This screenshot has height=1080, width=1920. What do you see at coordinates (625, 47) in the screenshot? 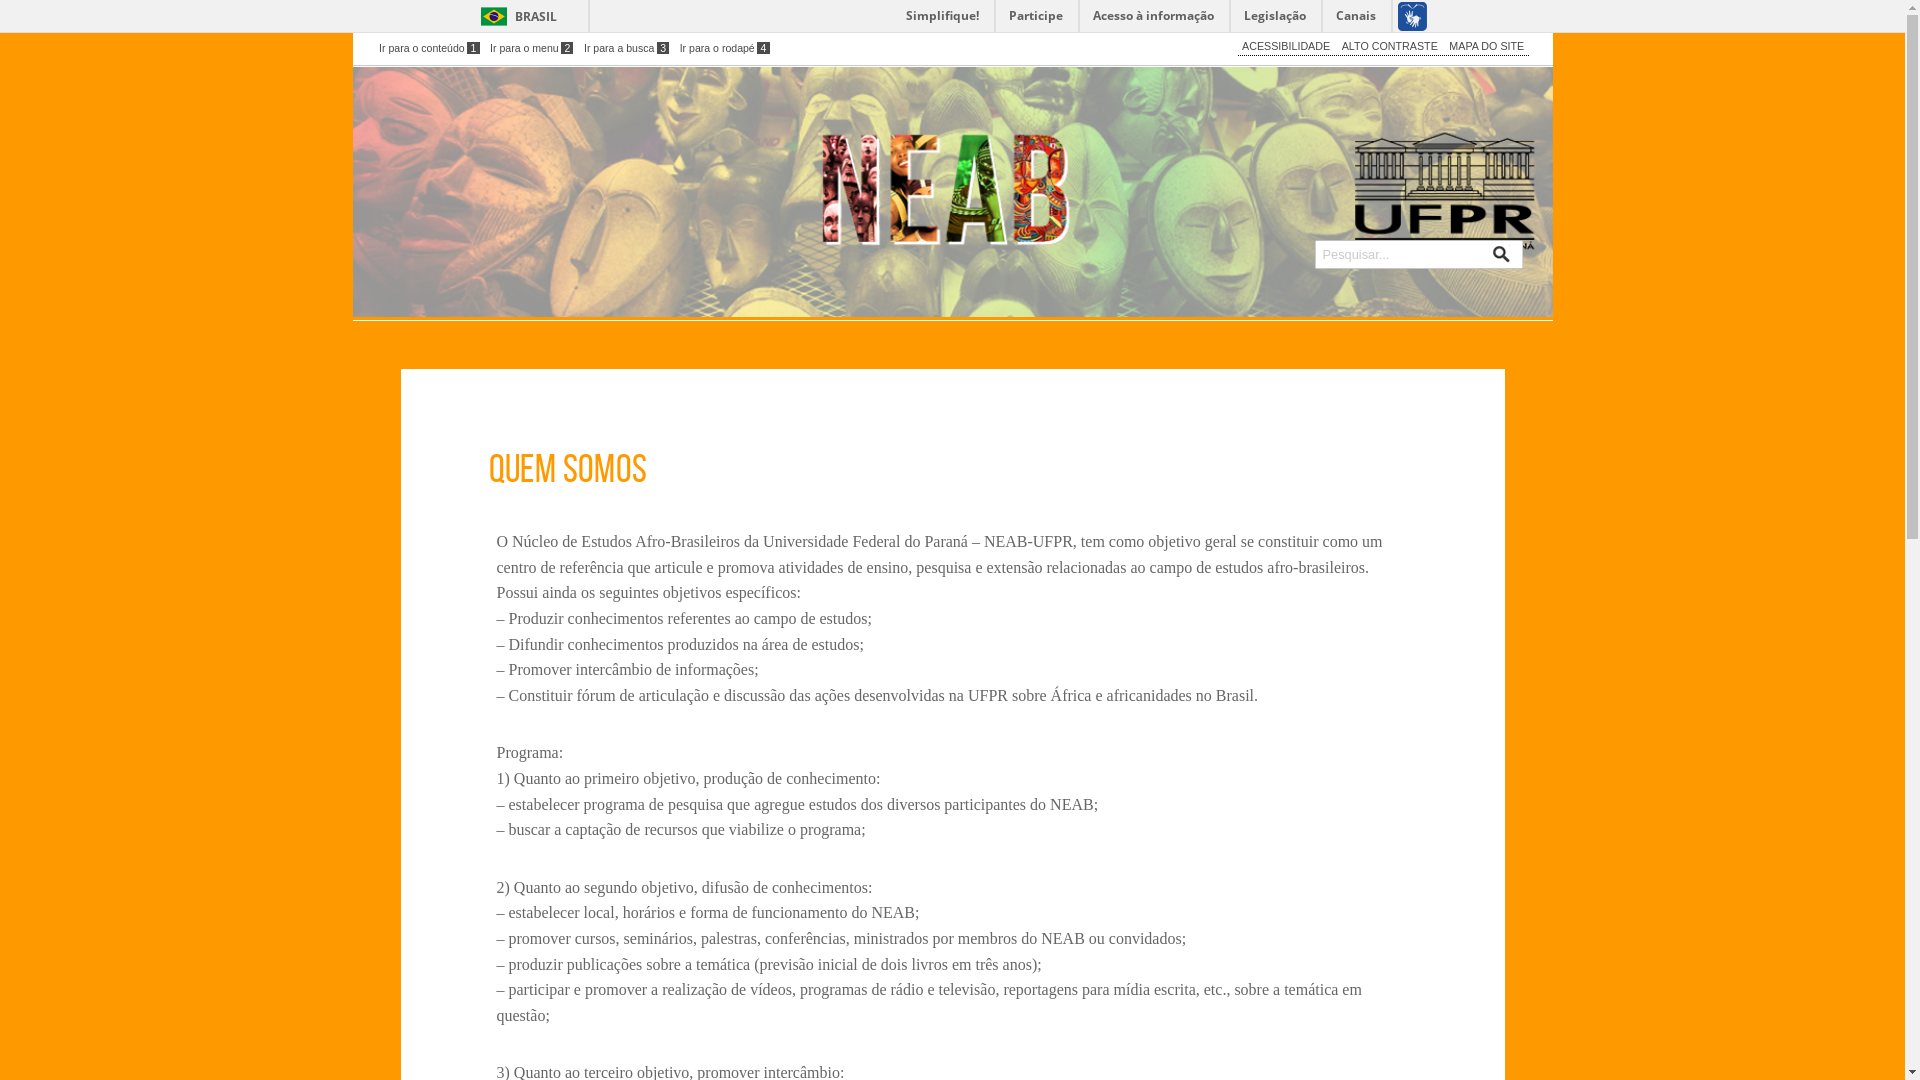
I see `'Ir para a busca3'` at bounding box center [625, 47].